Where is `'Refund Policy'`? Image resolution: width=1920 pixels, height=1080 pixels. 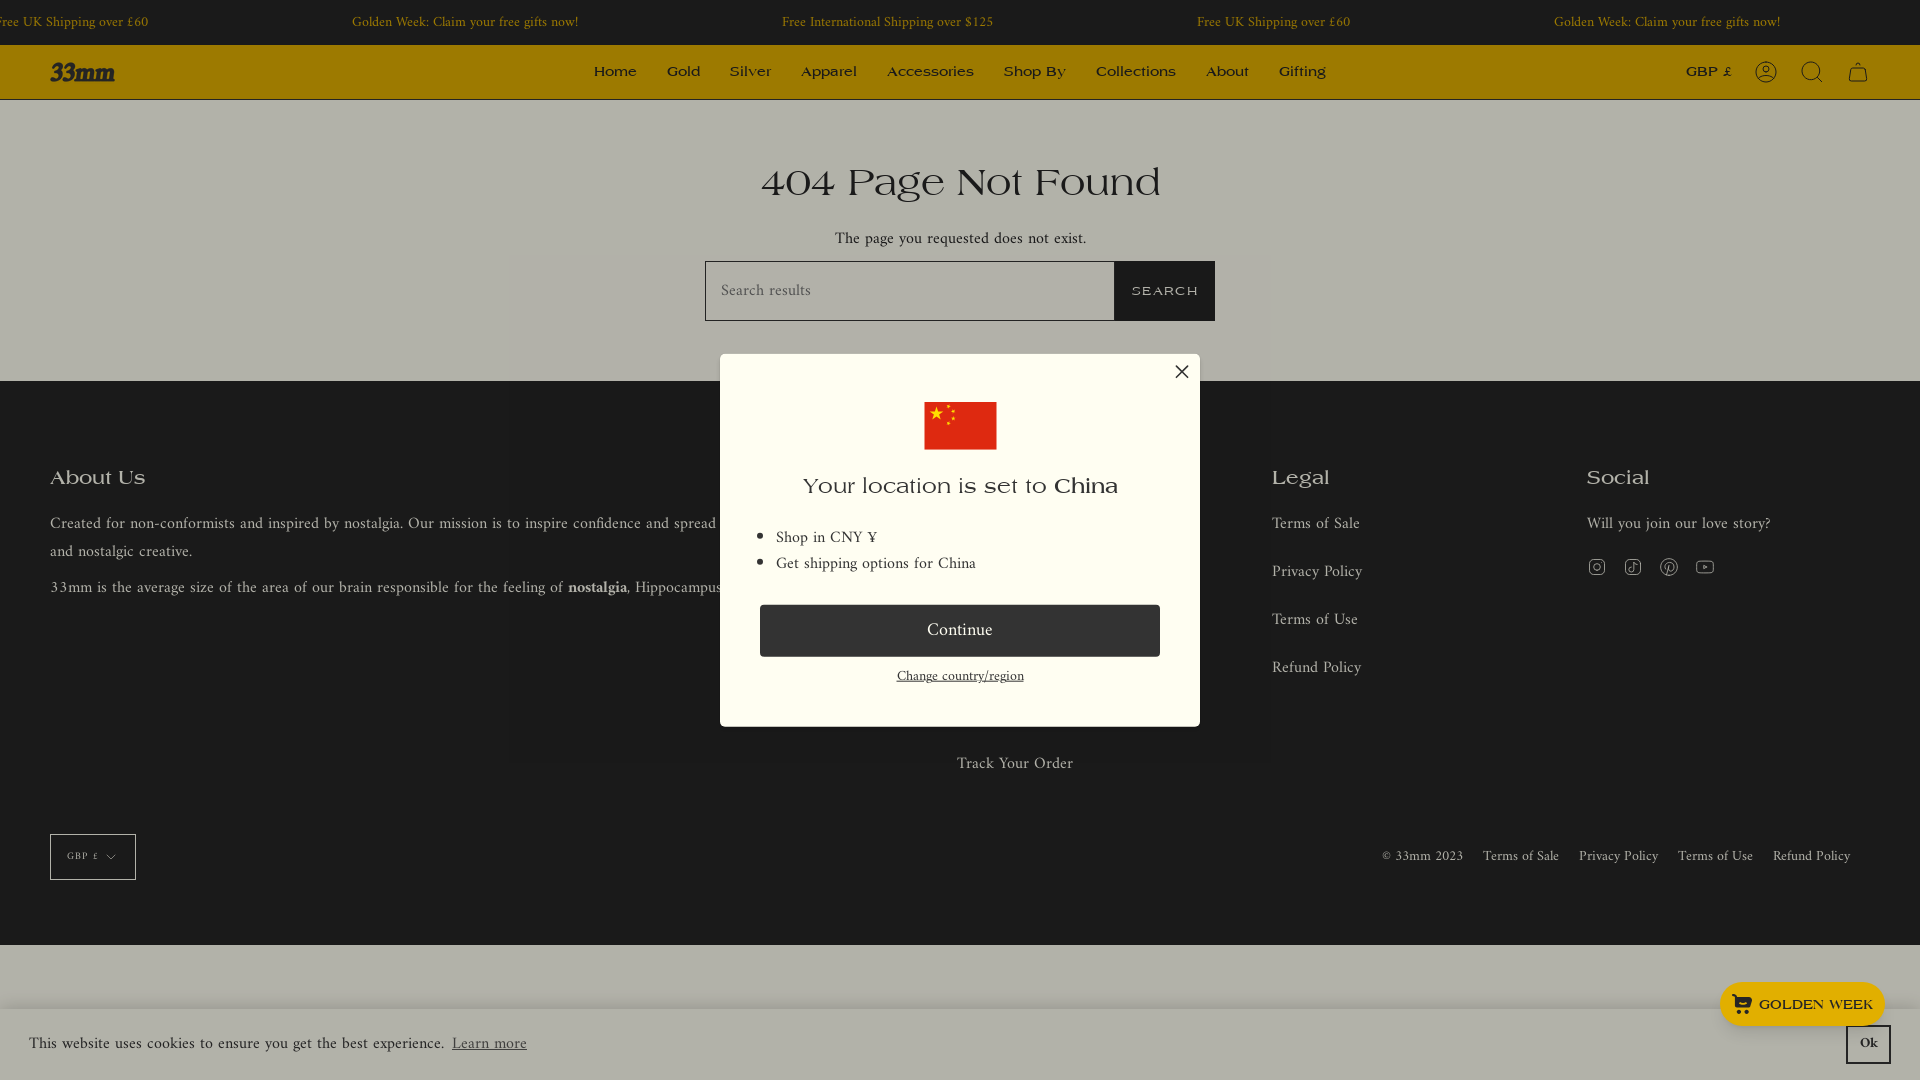 'Refund Policy' is located at coordinates (1772, 855).